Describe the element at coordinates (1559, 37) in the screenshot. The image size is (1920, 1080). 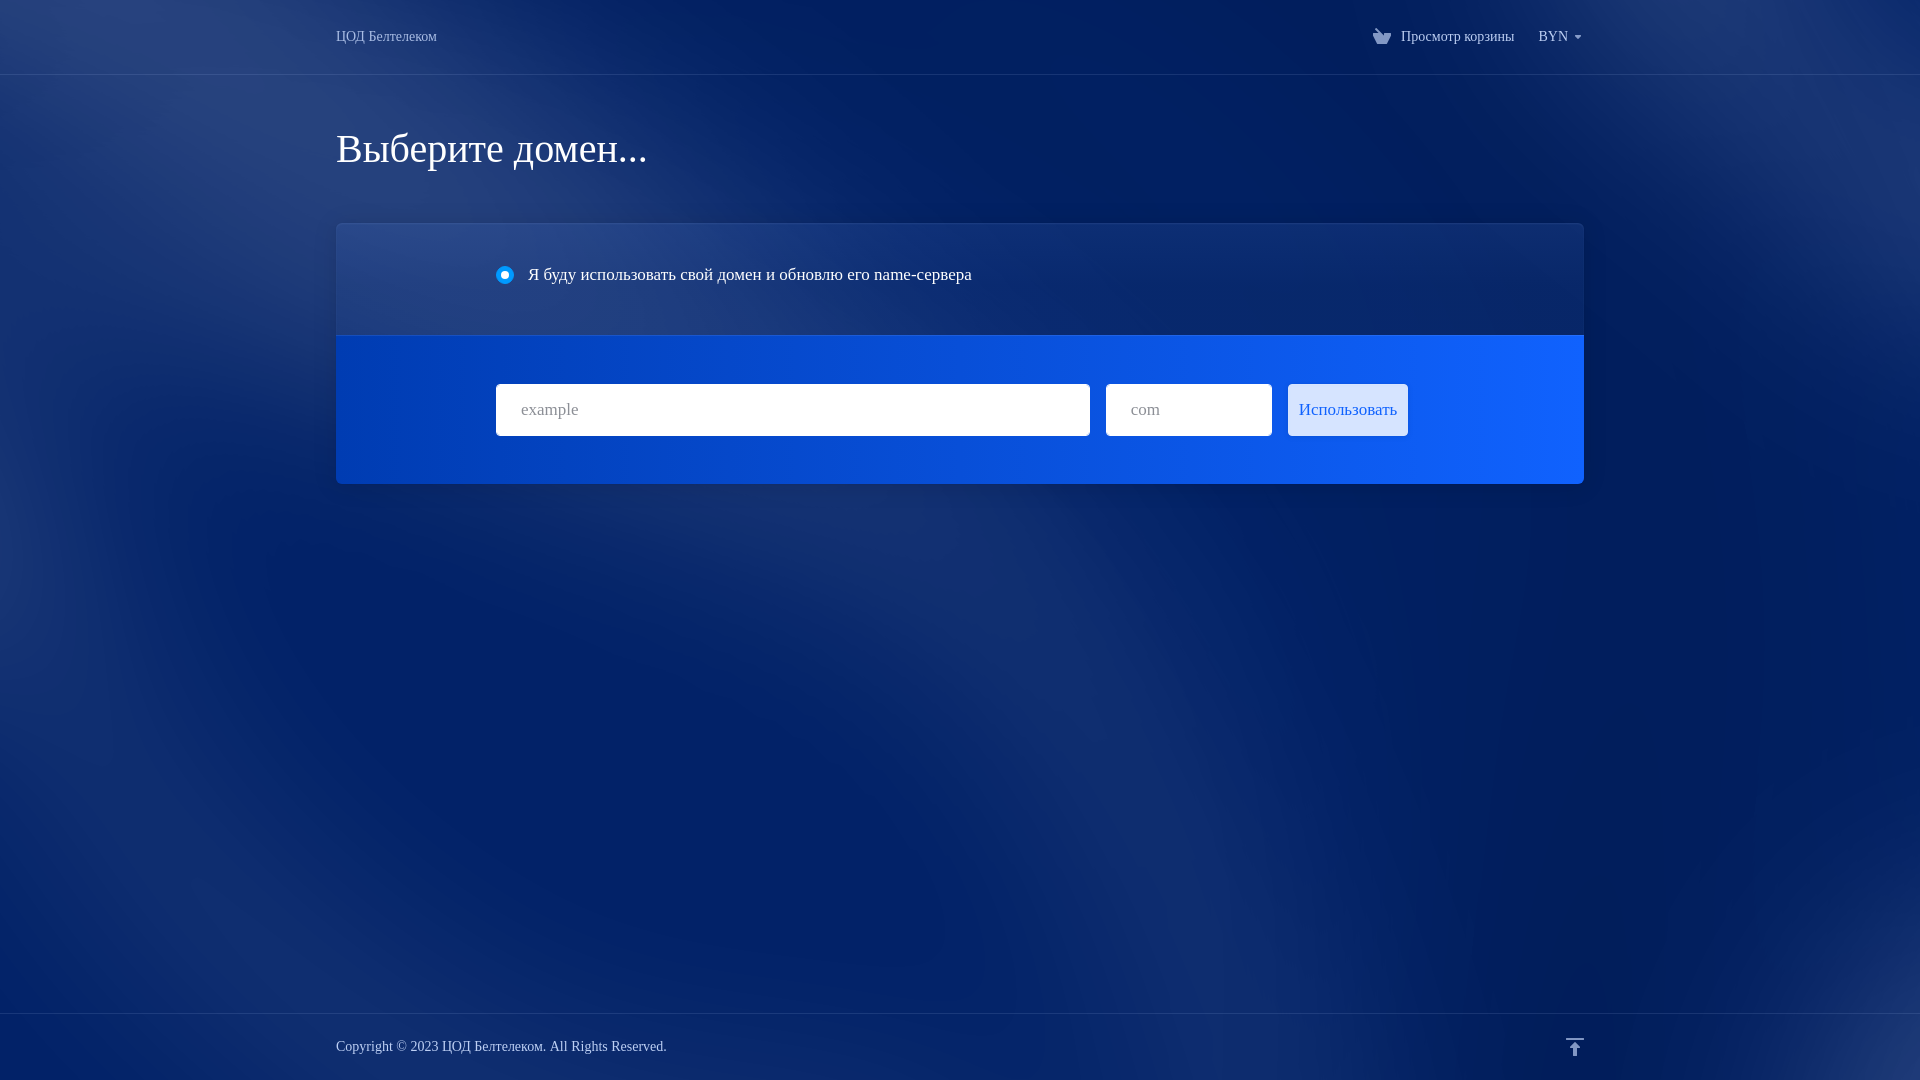
I see `'BYN'` at that location.